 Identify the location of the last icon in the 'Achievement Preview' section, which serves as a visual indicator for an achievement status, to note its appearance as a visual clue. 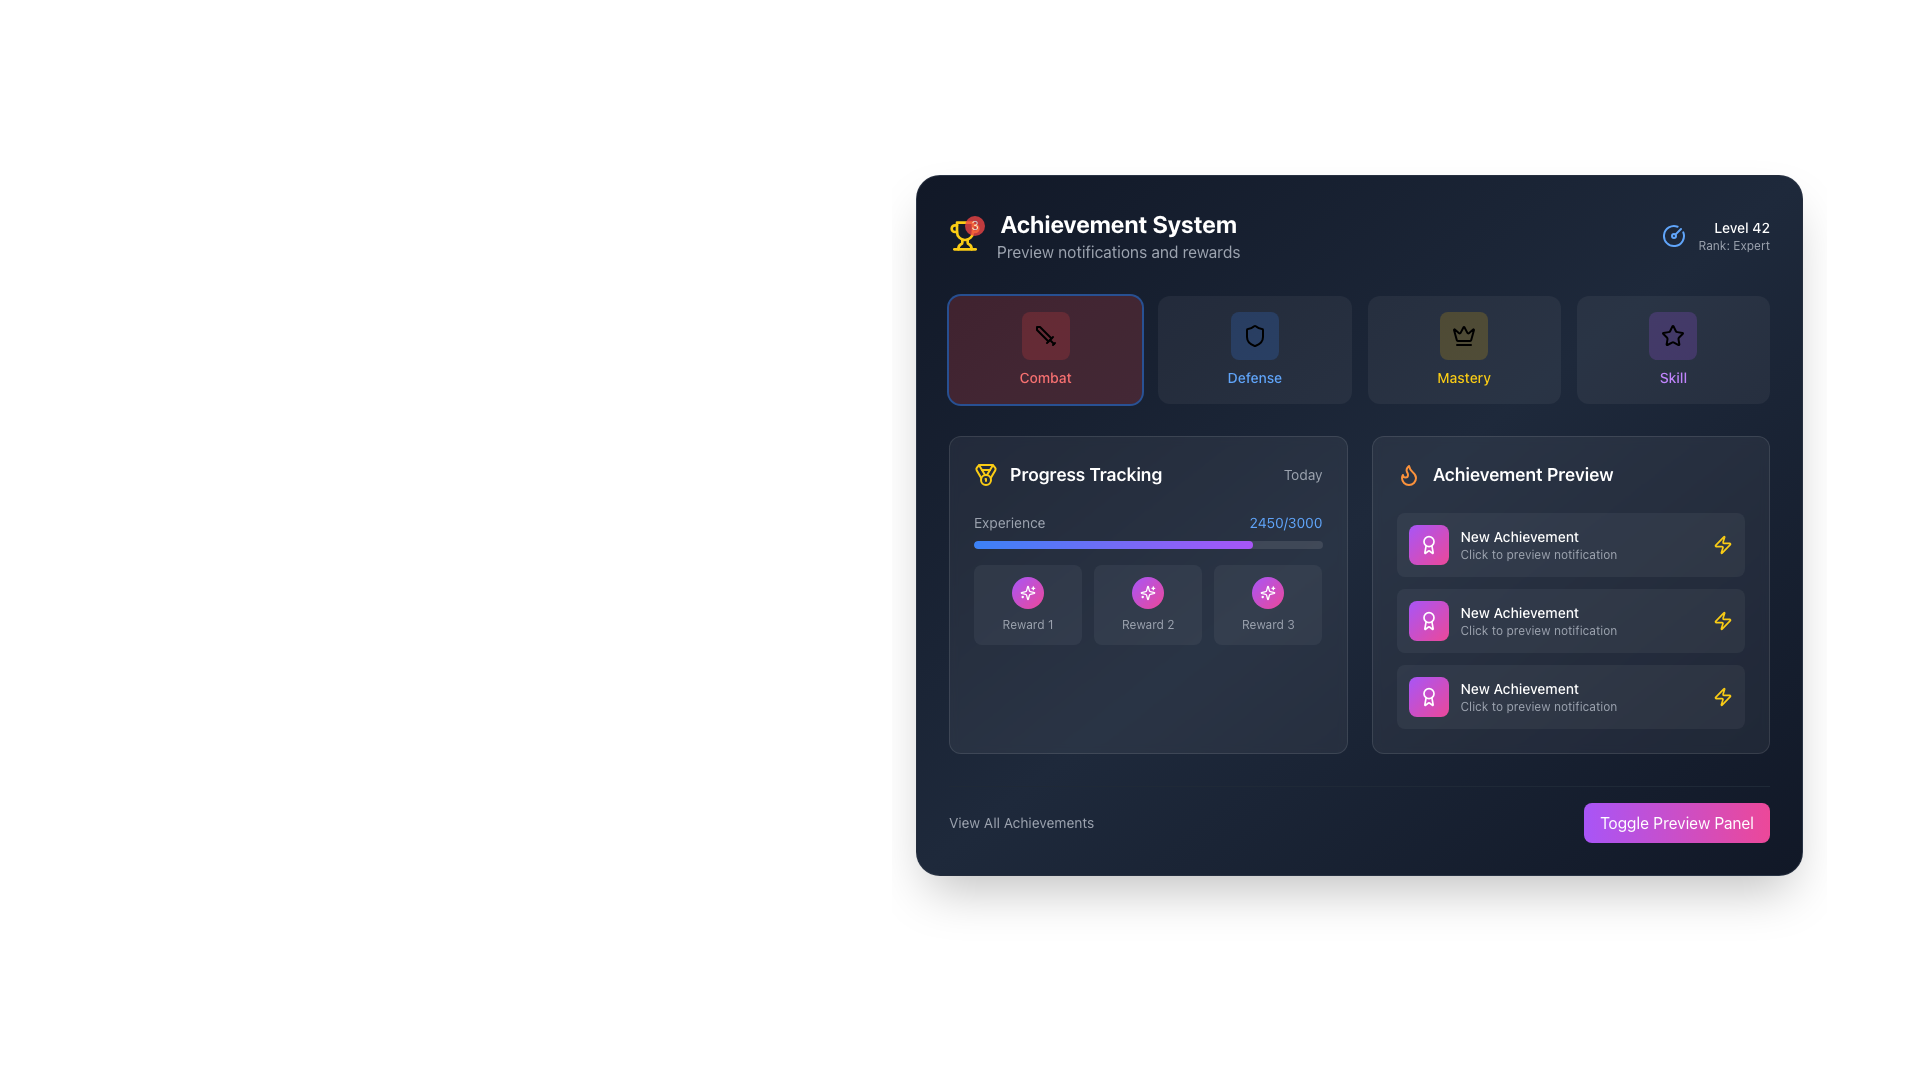
(1722, 544).